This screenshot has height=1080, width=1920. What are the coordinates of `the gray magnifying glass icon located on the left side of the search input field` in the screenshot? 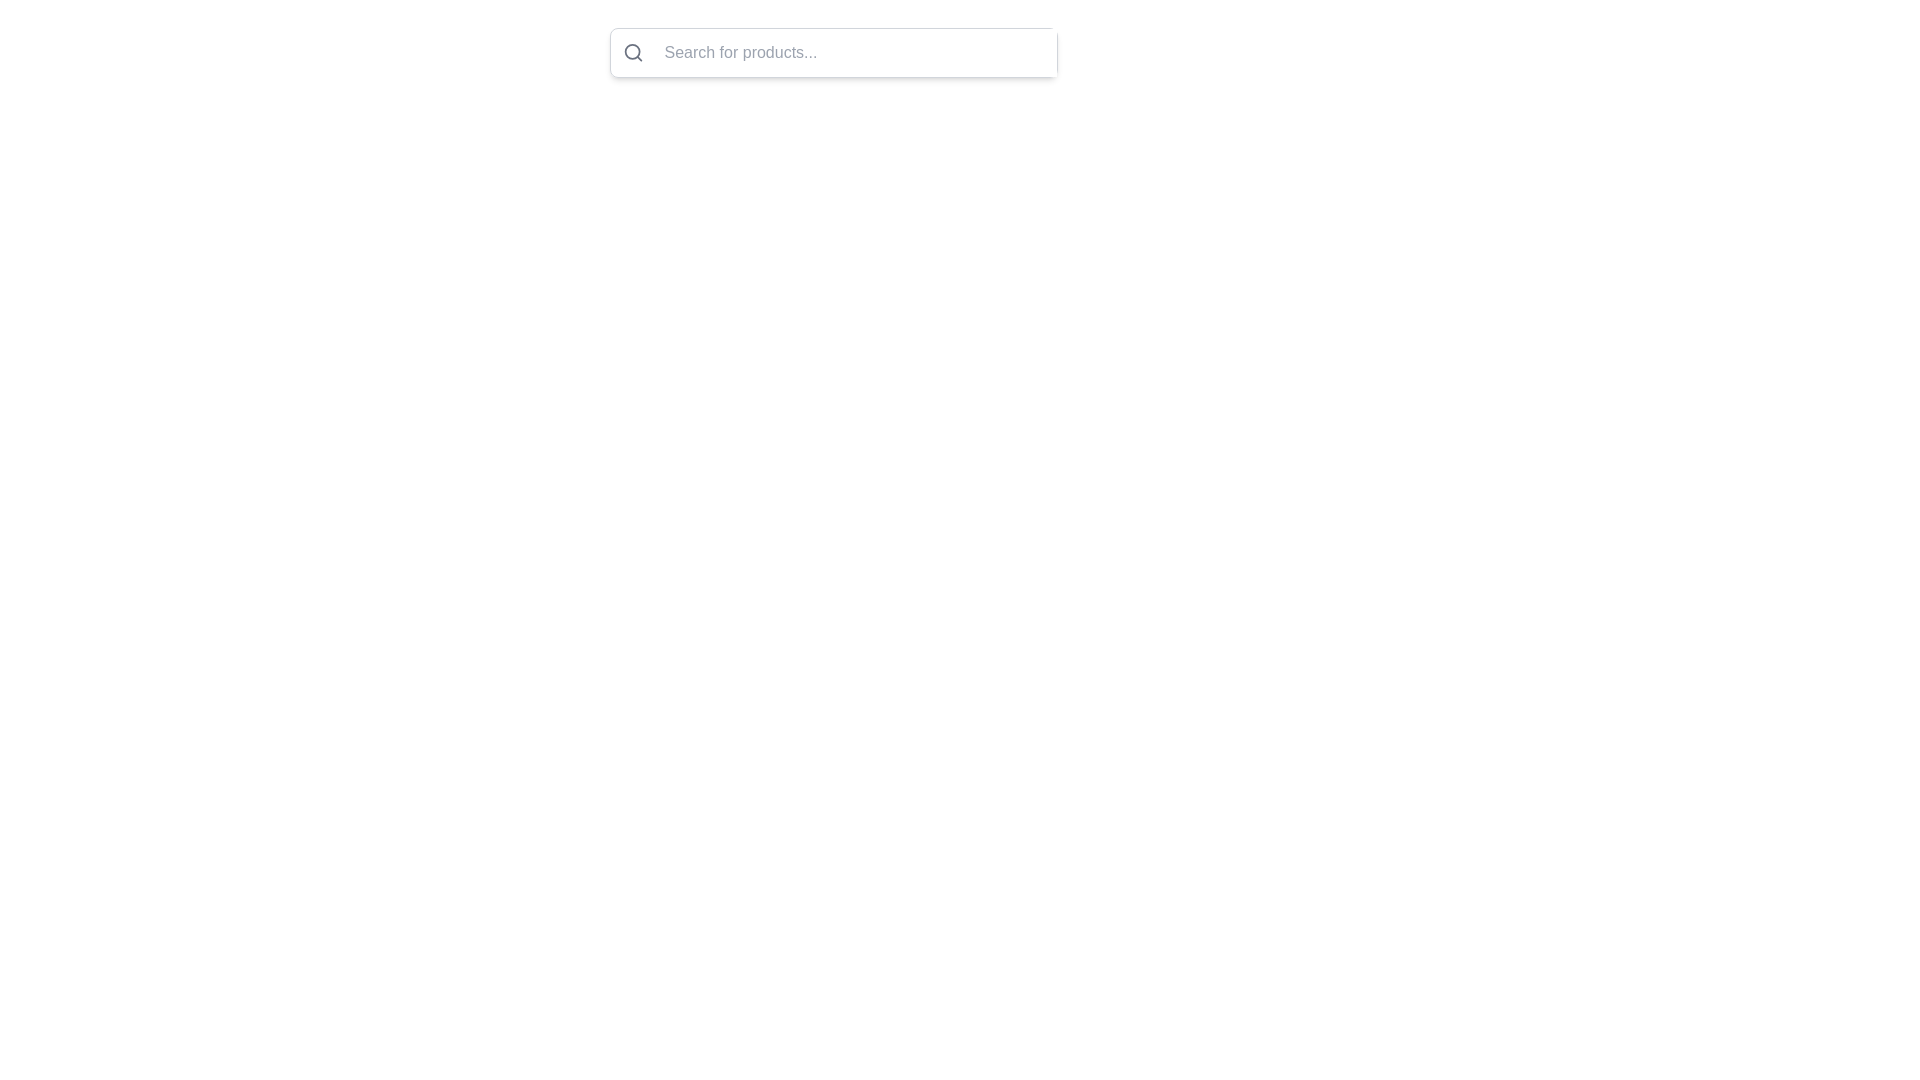 It's located at (632, 52).